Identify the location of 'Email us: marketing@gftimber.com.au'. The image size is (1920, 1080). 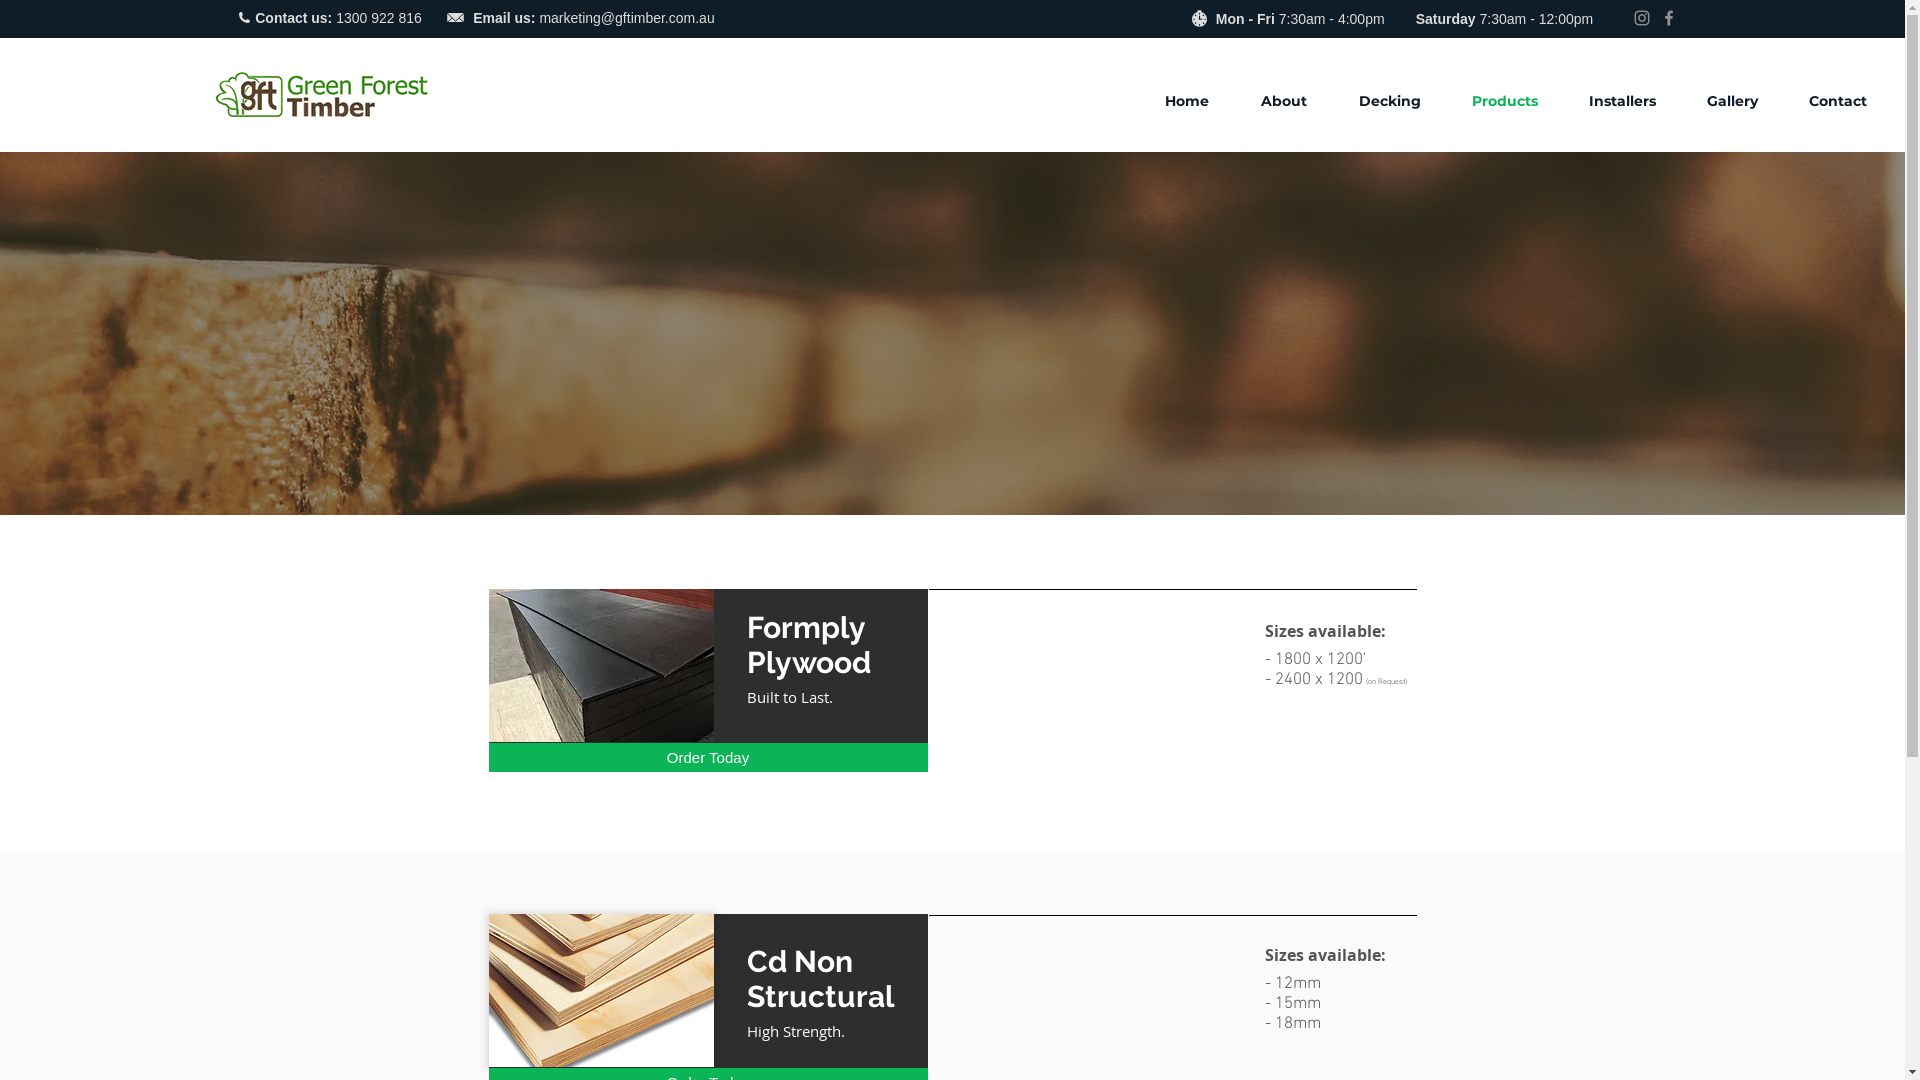
(472, 17).